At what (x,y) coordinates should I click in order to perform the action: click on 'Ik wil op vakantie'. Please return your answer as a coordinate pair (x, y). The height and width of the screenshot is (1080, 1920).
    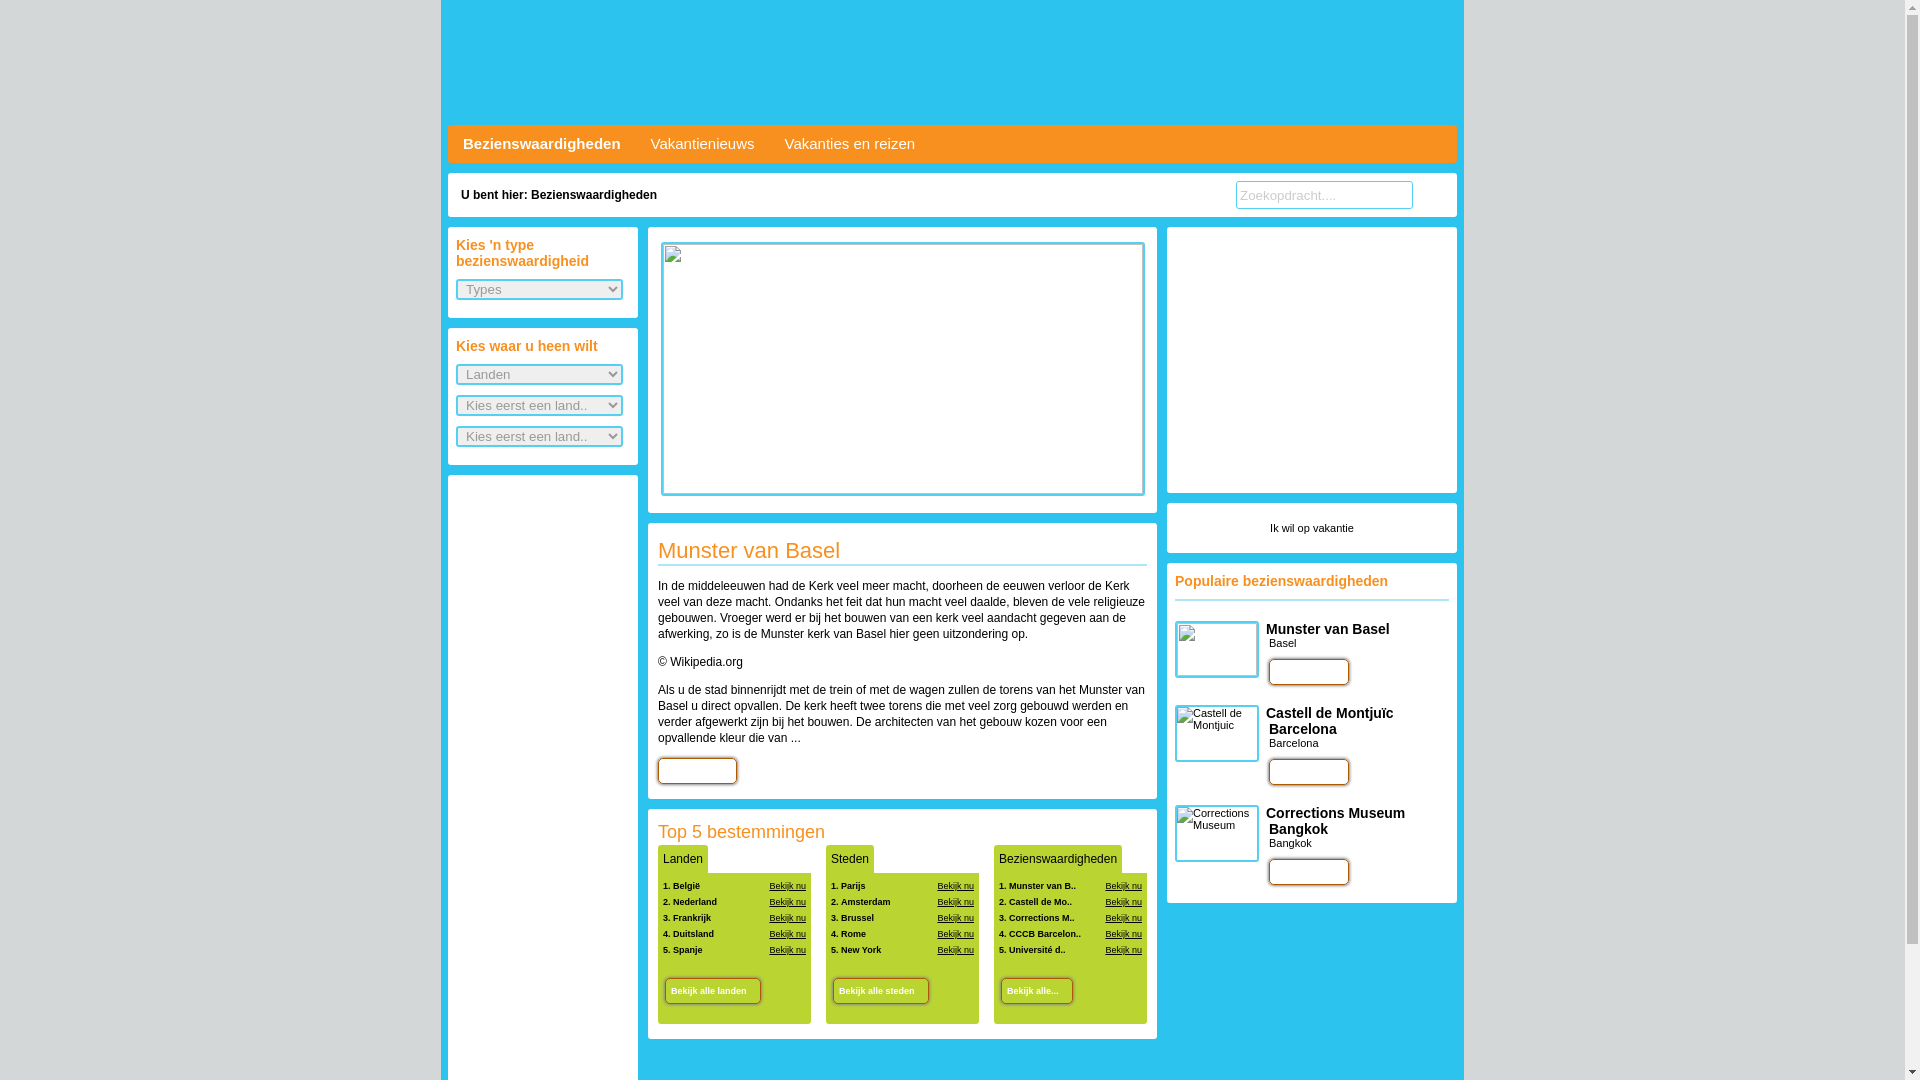
    Looking at the image, I should click on (1311, 527).